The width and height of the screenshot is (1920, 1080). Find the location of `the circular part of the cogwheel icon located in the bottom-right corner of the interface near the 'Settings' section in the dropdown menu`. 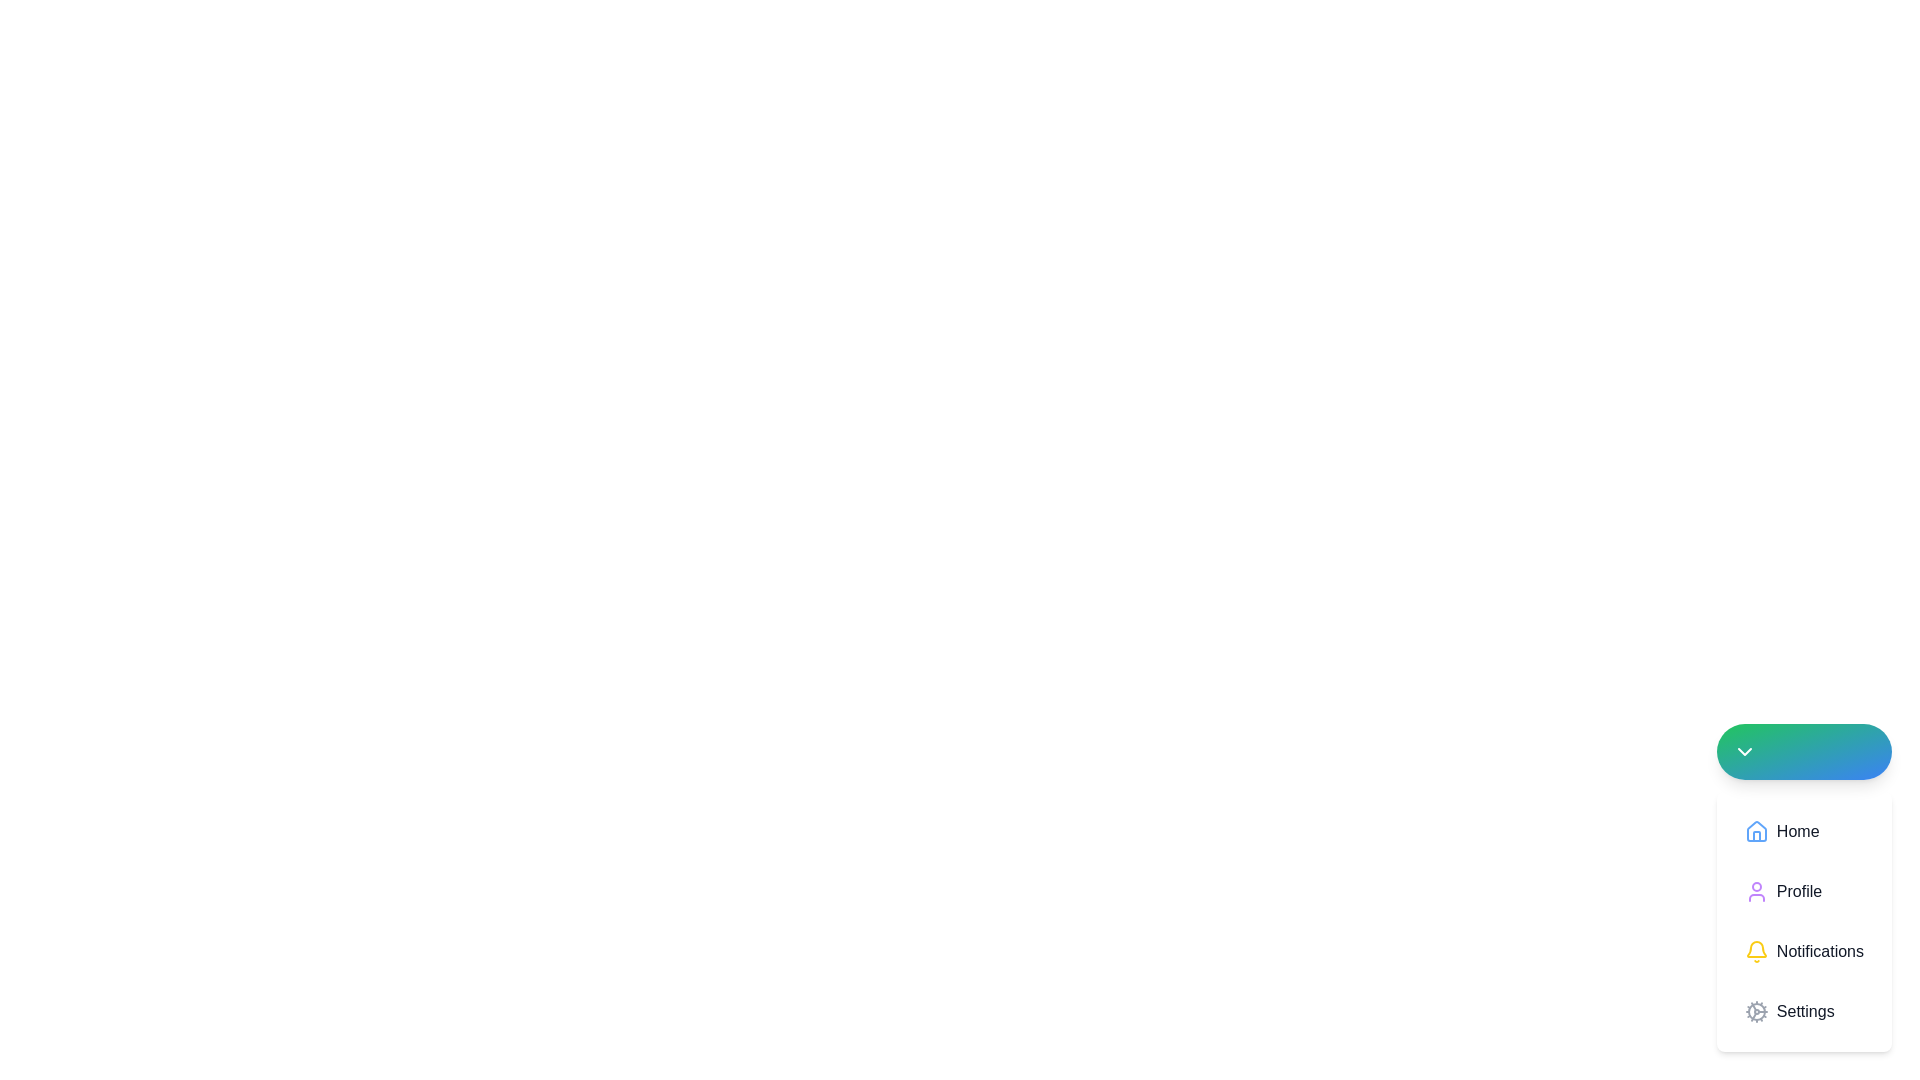

the circular part of the cogwheel icon located in the bottom-right corner of the interface near the 'Settings' section in the dropdown menu is located at coordinates (1755, 1011).